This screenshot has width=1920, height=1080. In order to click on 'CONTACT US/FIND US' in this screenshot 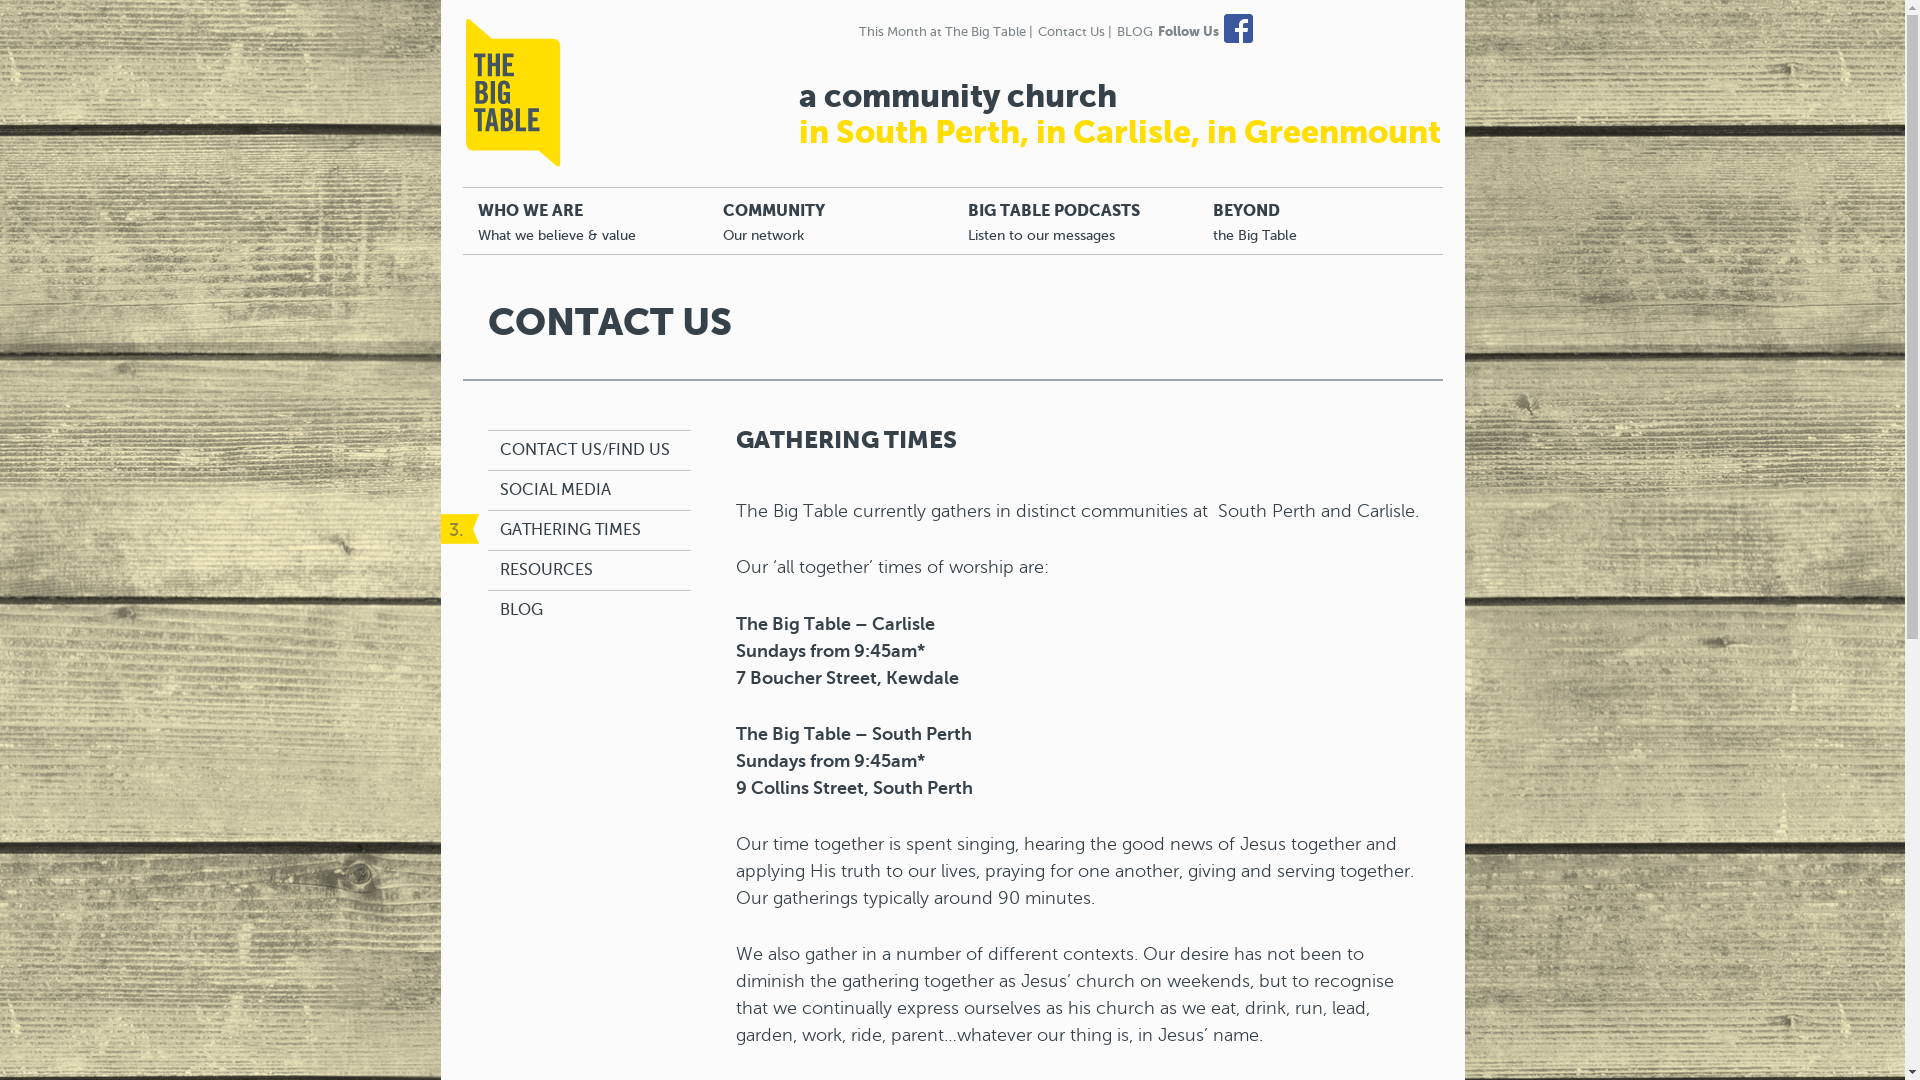, I will do `click(584, 450)`.